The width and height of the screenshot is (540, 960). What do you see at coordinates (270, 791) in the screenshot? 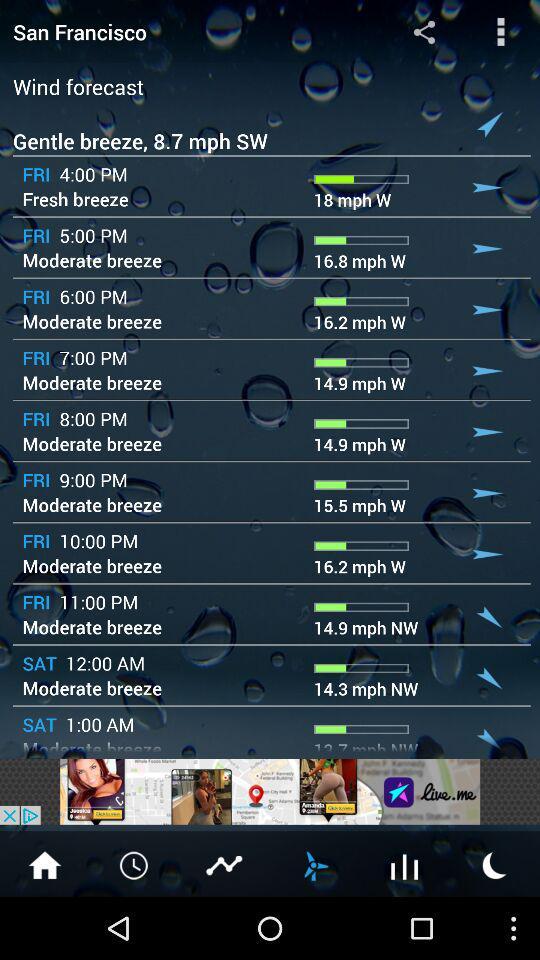
I see `the advertisements` at bounding box center [270, 791].